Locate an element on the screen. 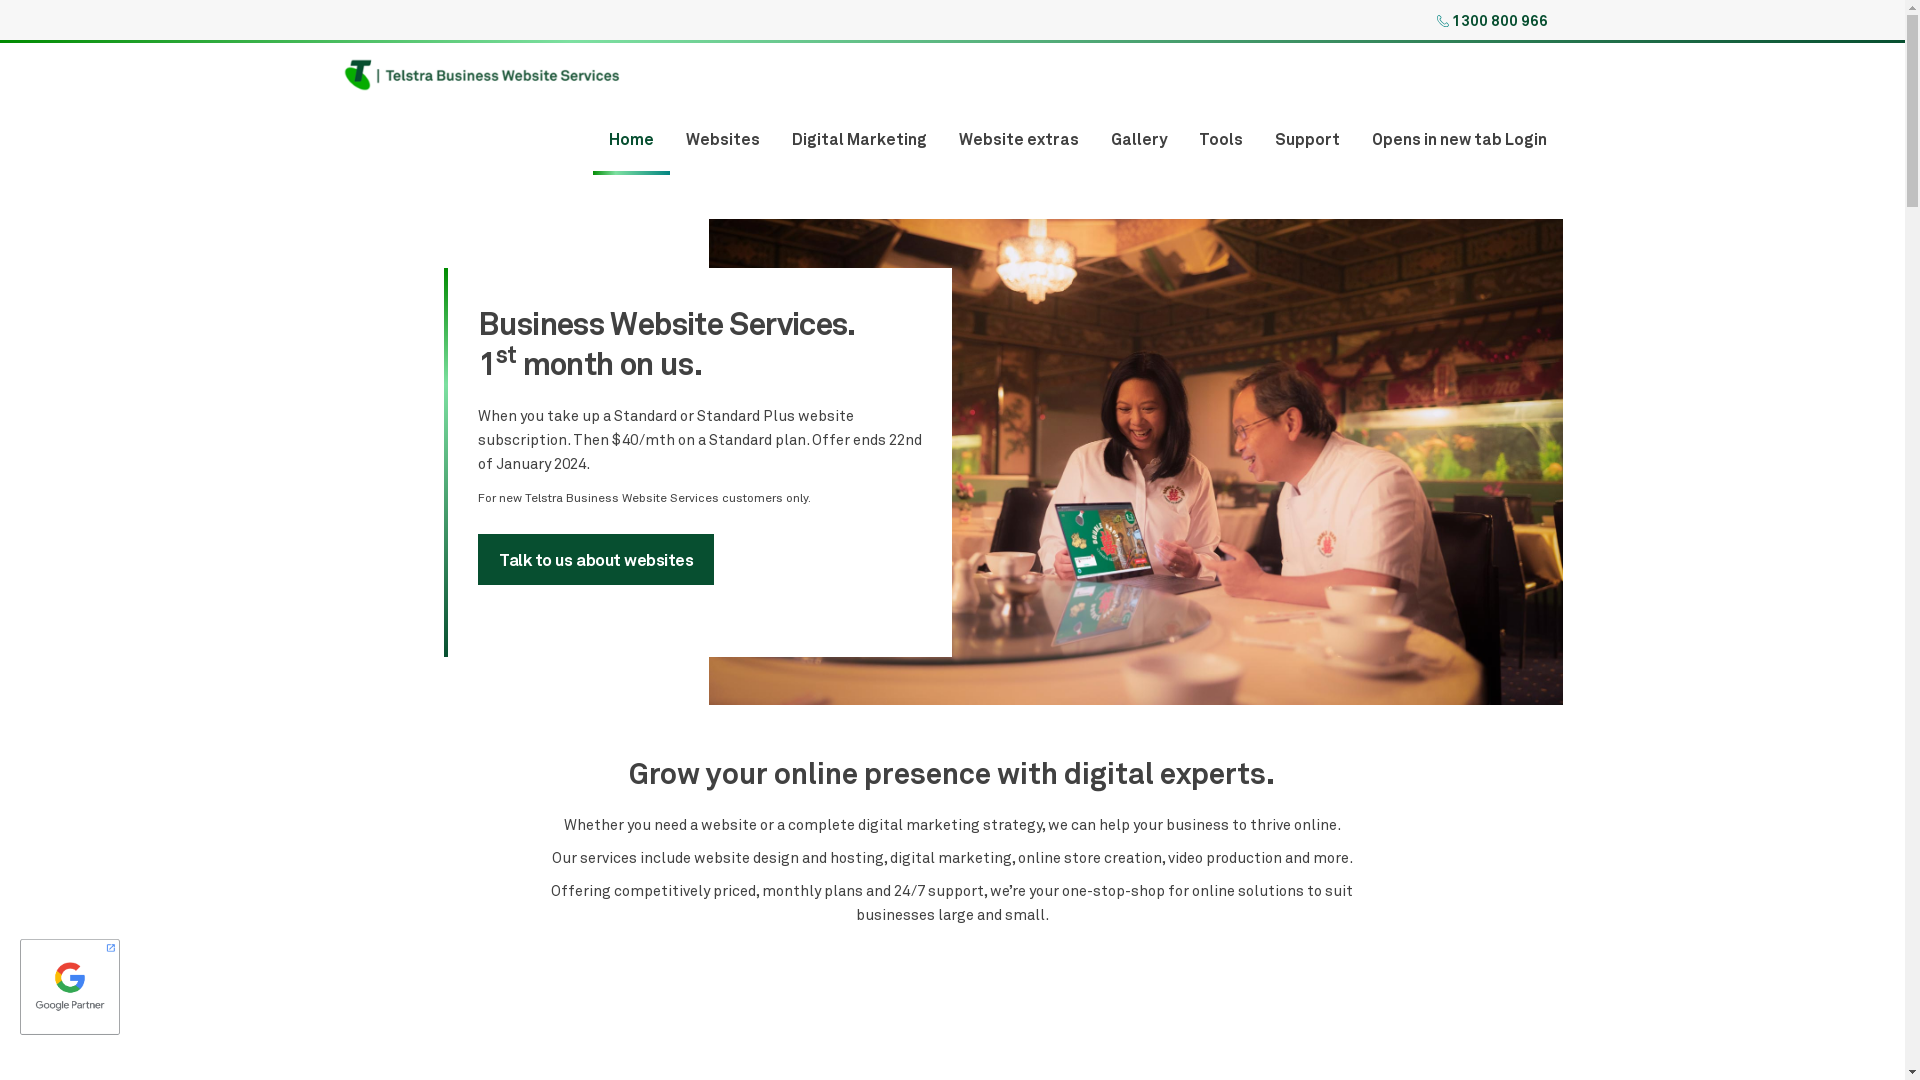 The image size is (1920, 1080). '1300 800 966' is located at coordinates (1451, 19).